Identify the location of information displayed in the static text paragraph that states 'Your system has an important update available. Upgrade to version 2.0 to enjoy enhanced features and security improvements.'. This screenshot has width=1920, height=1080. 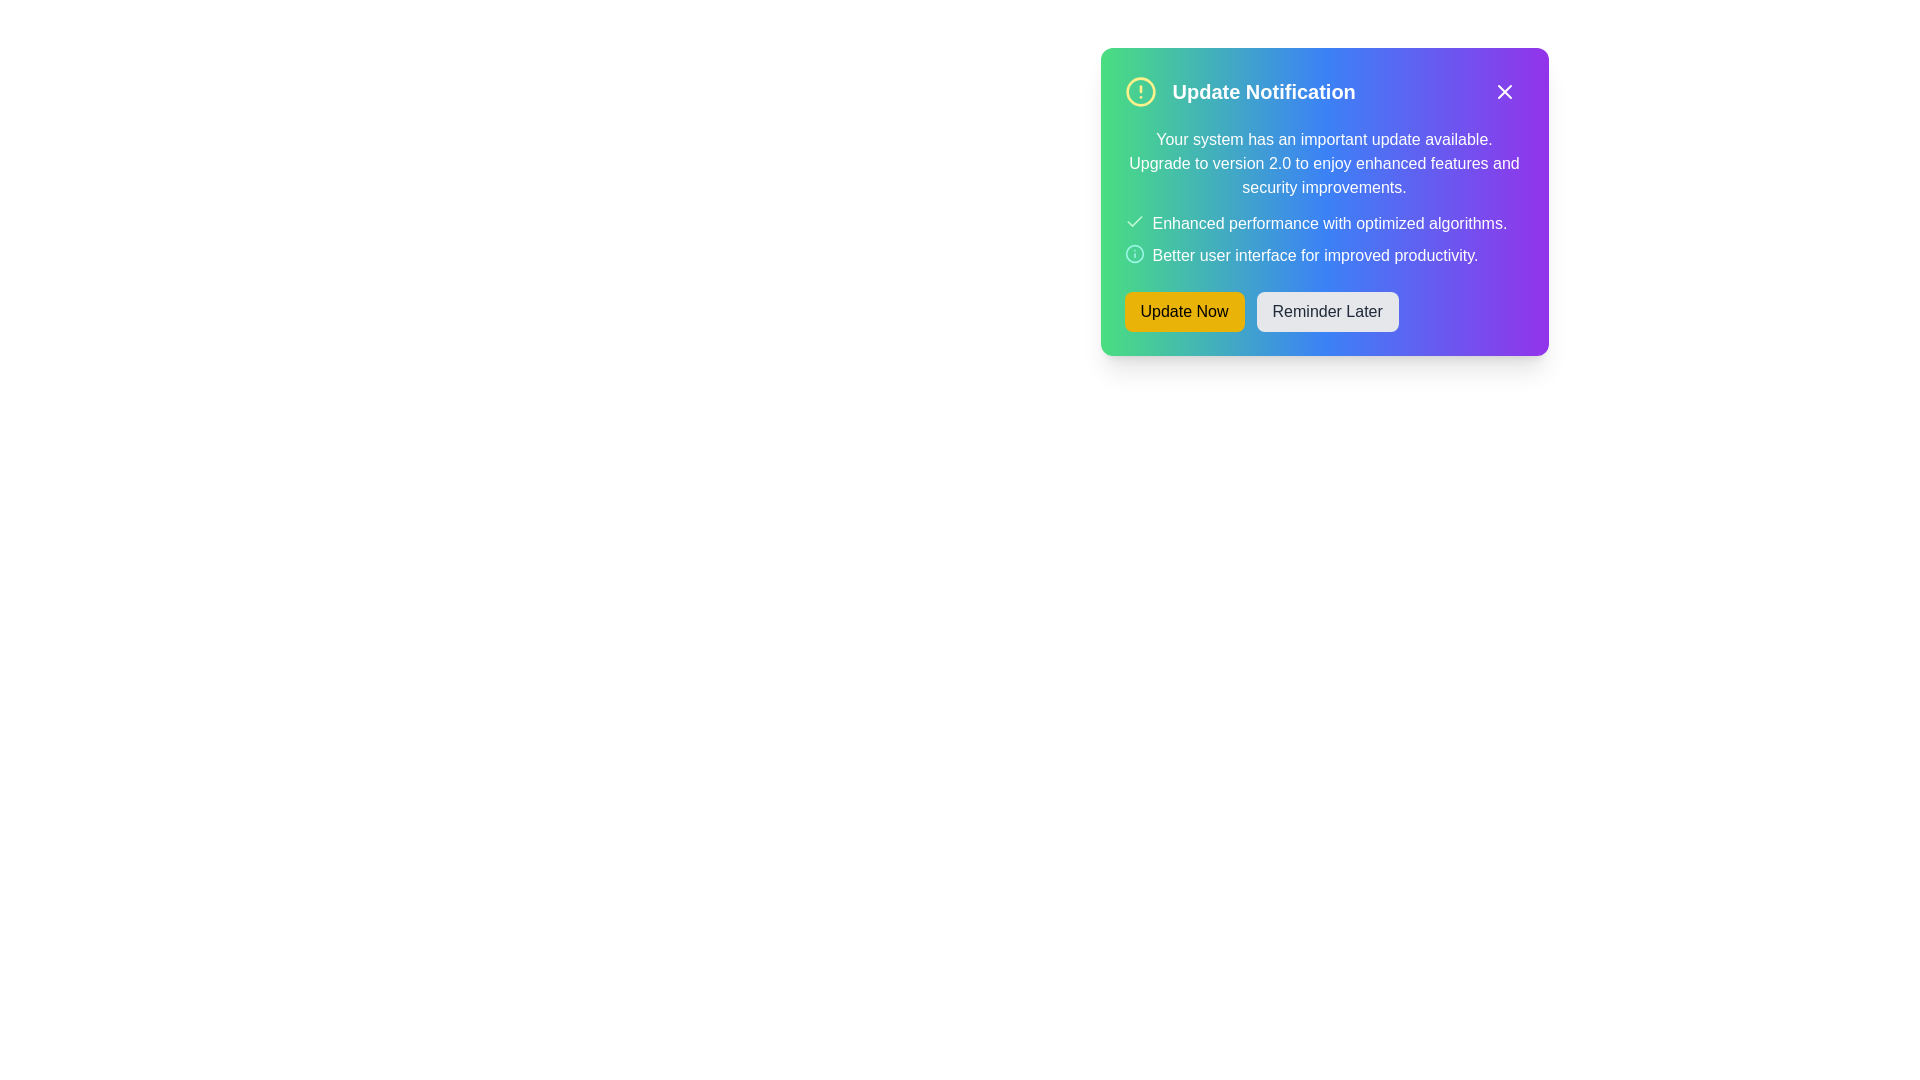
(1324, 163).